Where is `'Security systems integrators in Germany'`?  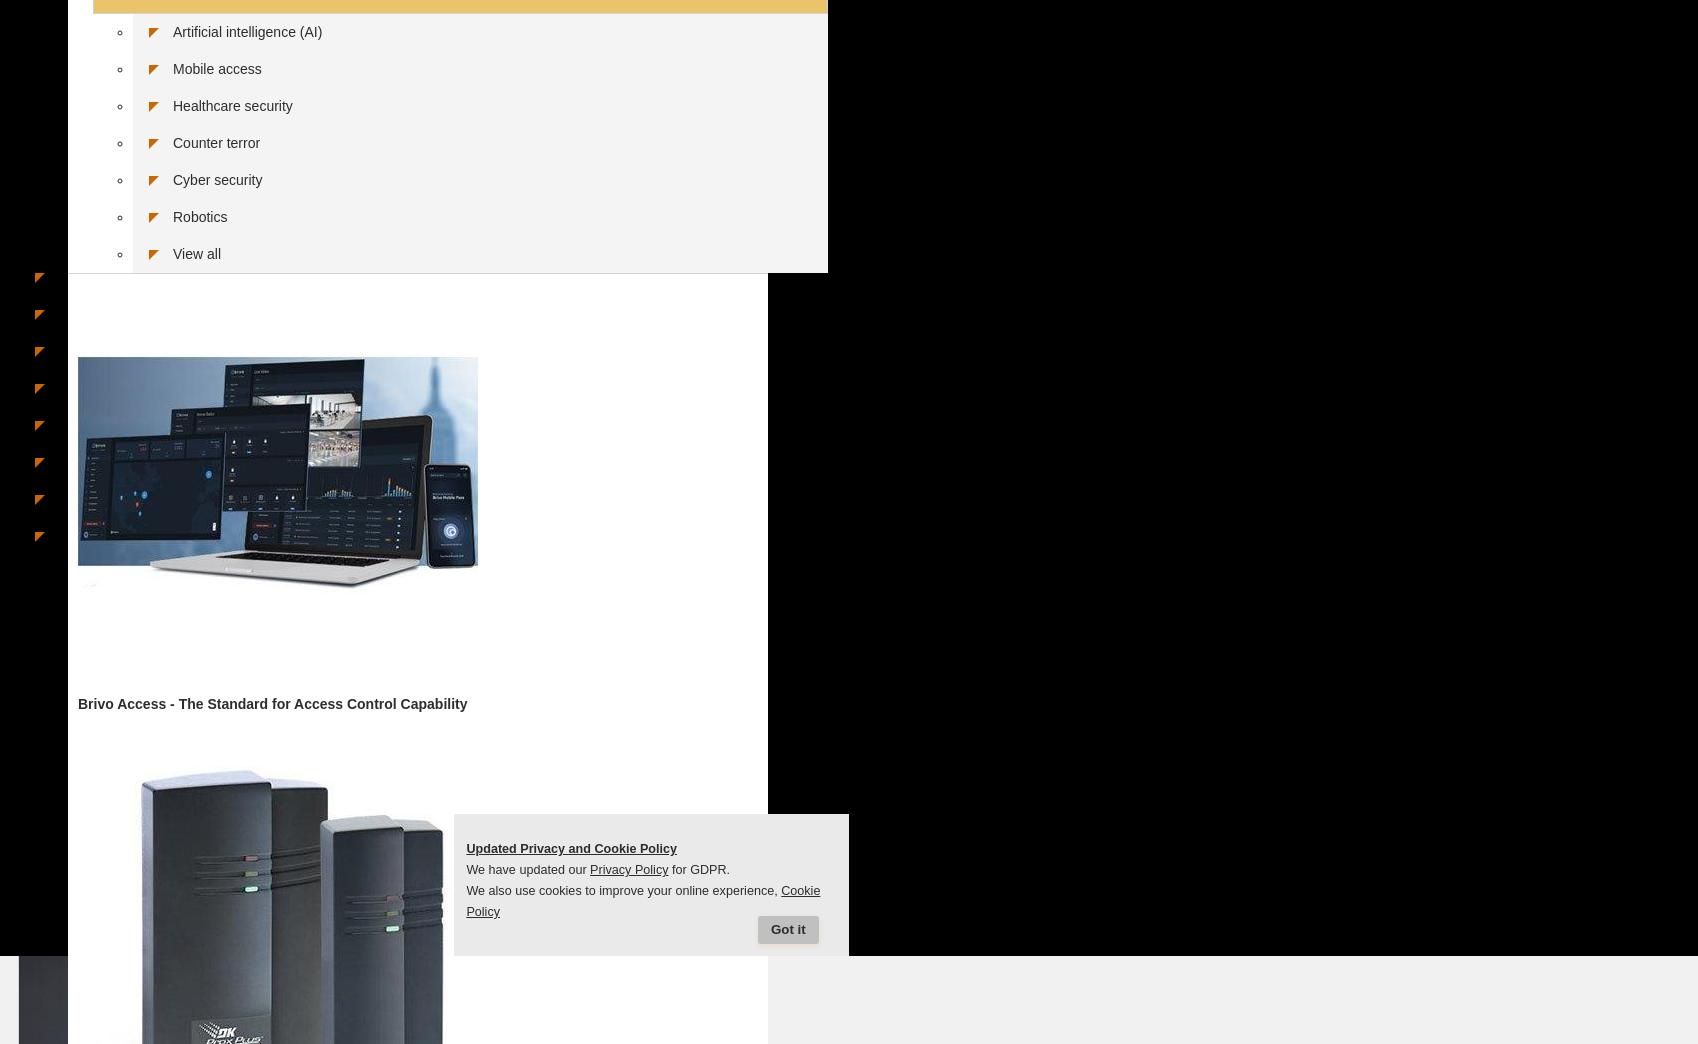
'Security systems integrators in Germany' is located at coordinates (185, 459).